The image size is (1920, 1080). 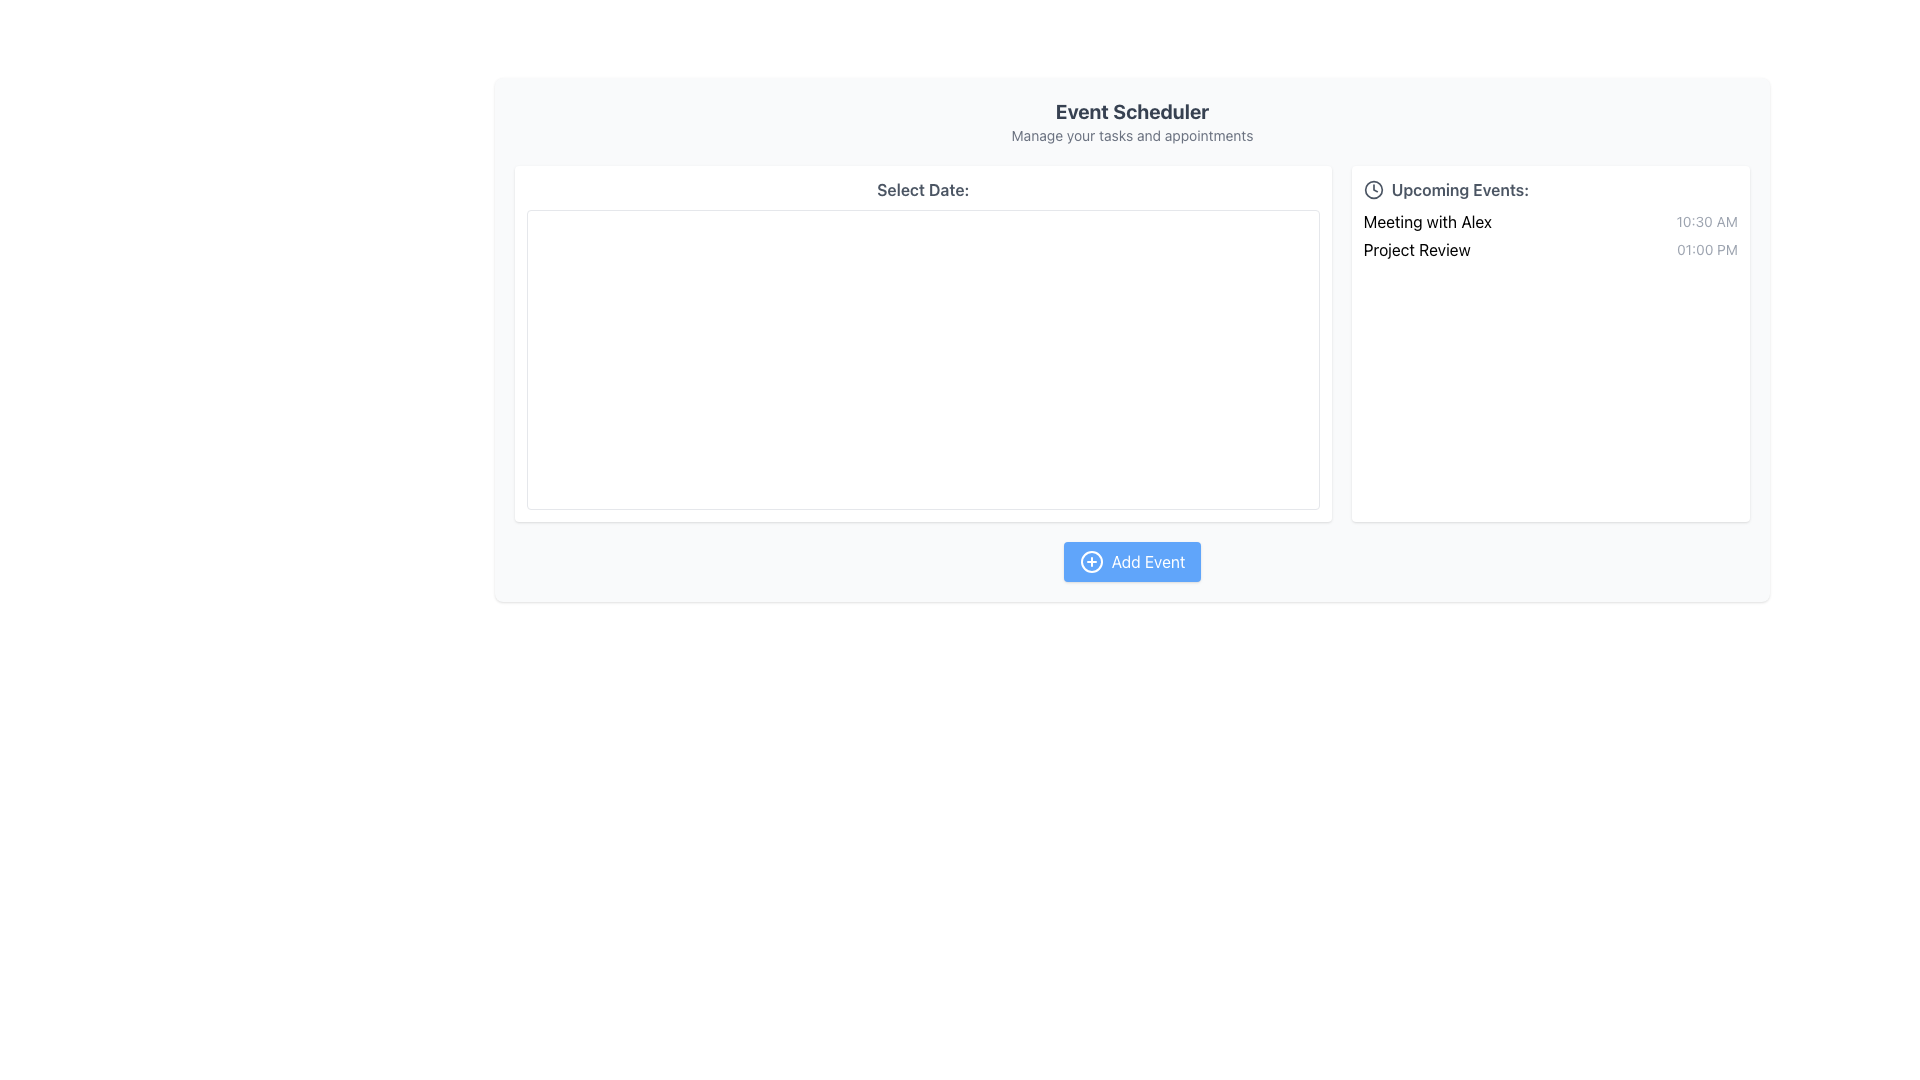 I want to click on the text block titled 'Event Scheduler' with subtitle 'Manage your tasks and appointments', which is styled prominently and located at the top center of the content area, so click(x=1132, y=122).